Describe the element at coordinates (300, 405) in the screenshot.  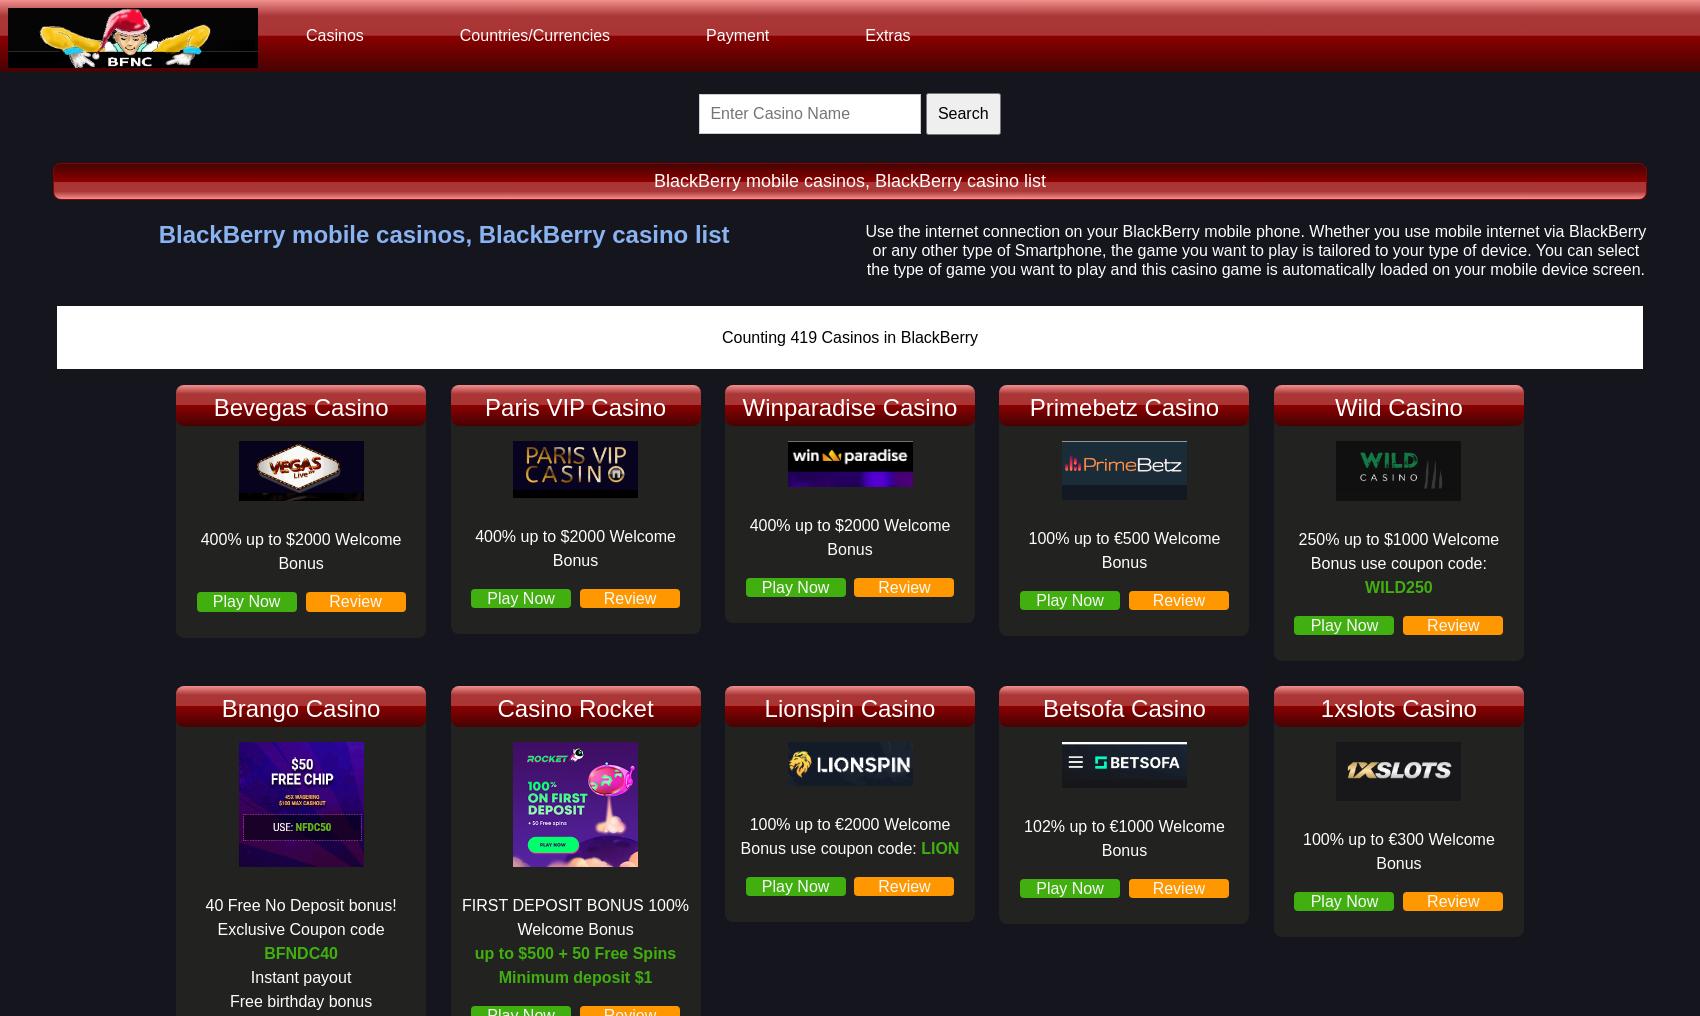
I see `'Bevegas Casino'` at that location.